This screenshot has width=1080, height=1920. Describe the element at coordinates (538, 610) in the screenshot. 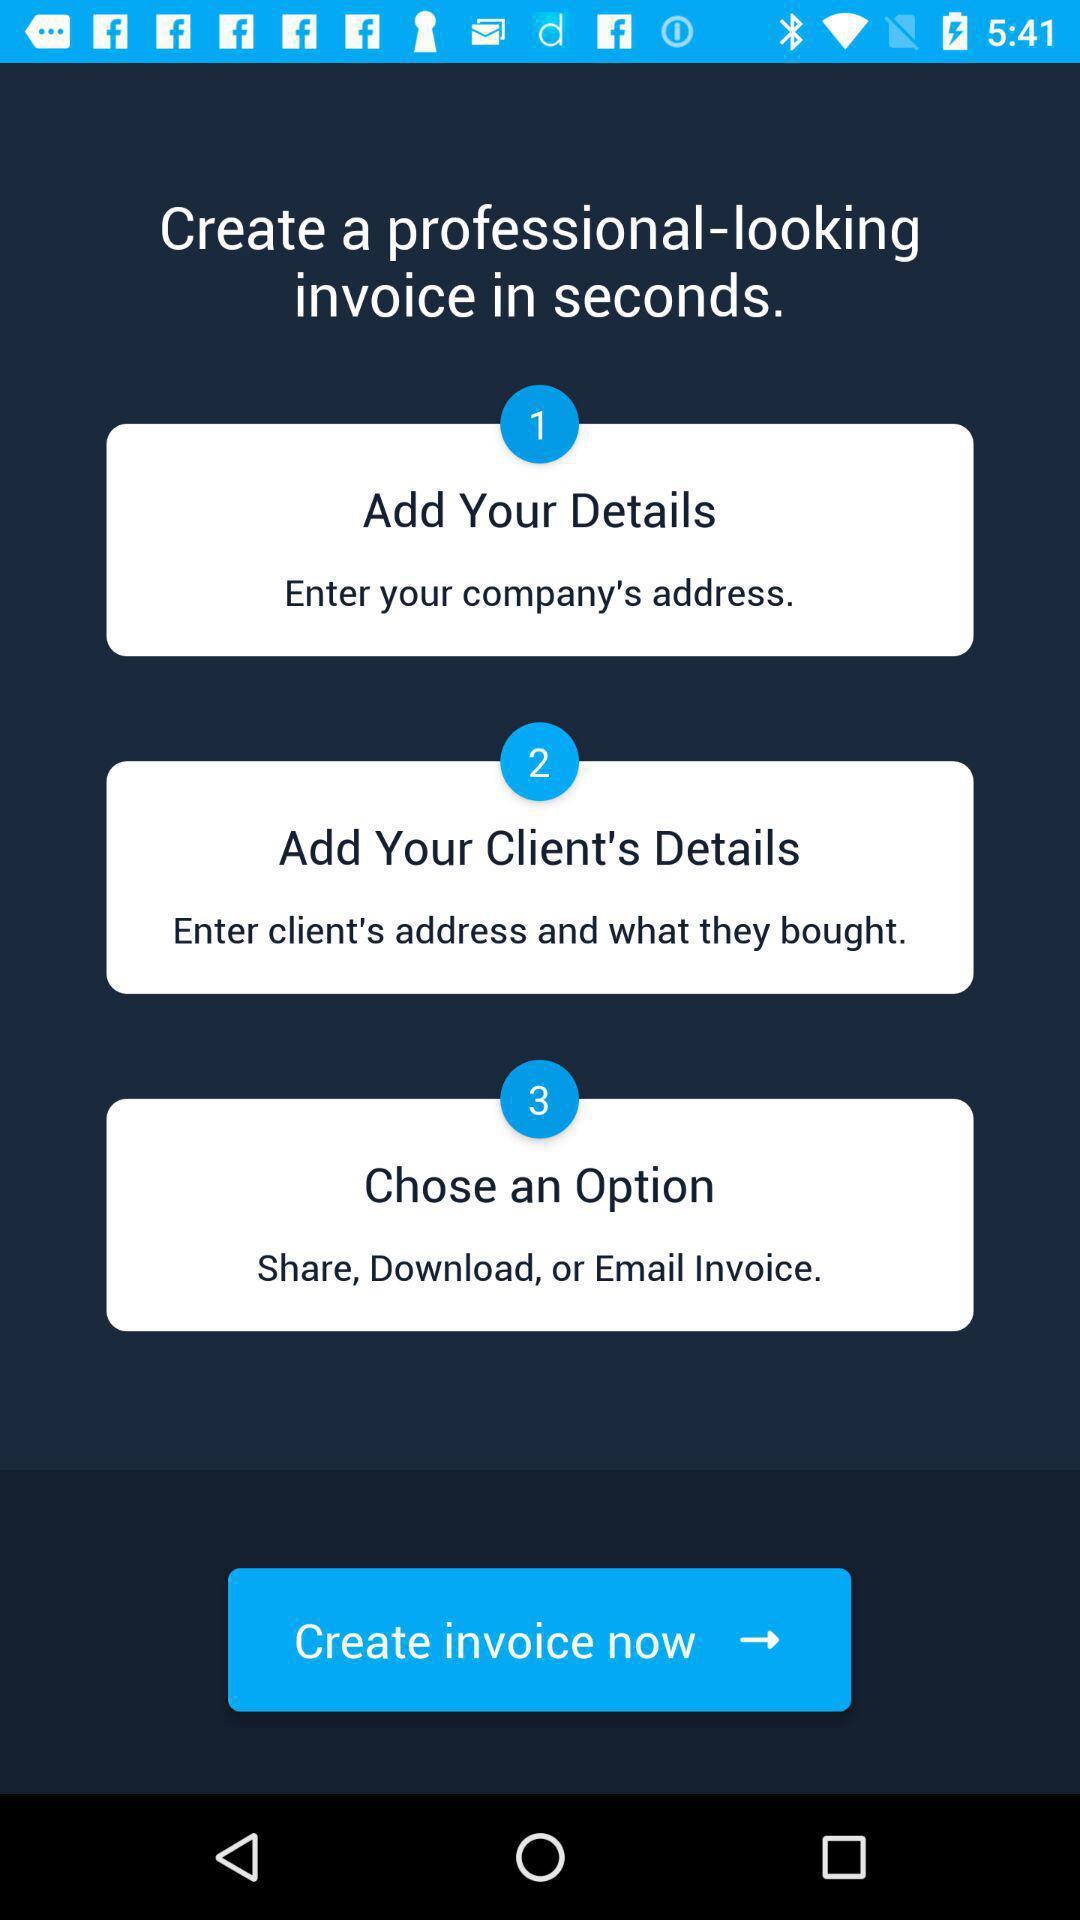

I see `the companys address in first option` at that location.